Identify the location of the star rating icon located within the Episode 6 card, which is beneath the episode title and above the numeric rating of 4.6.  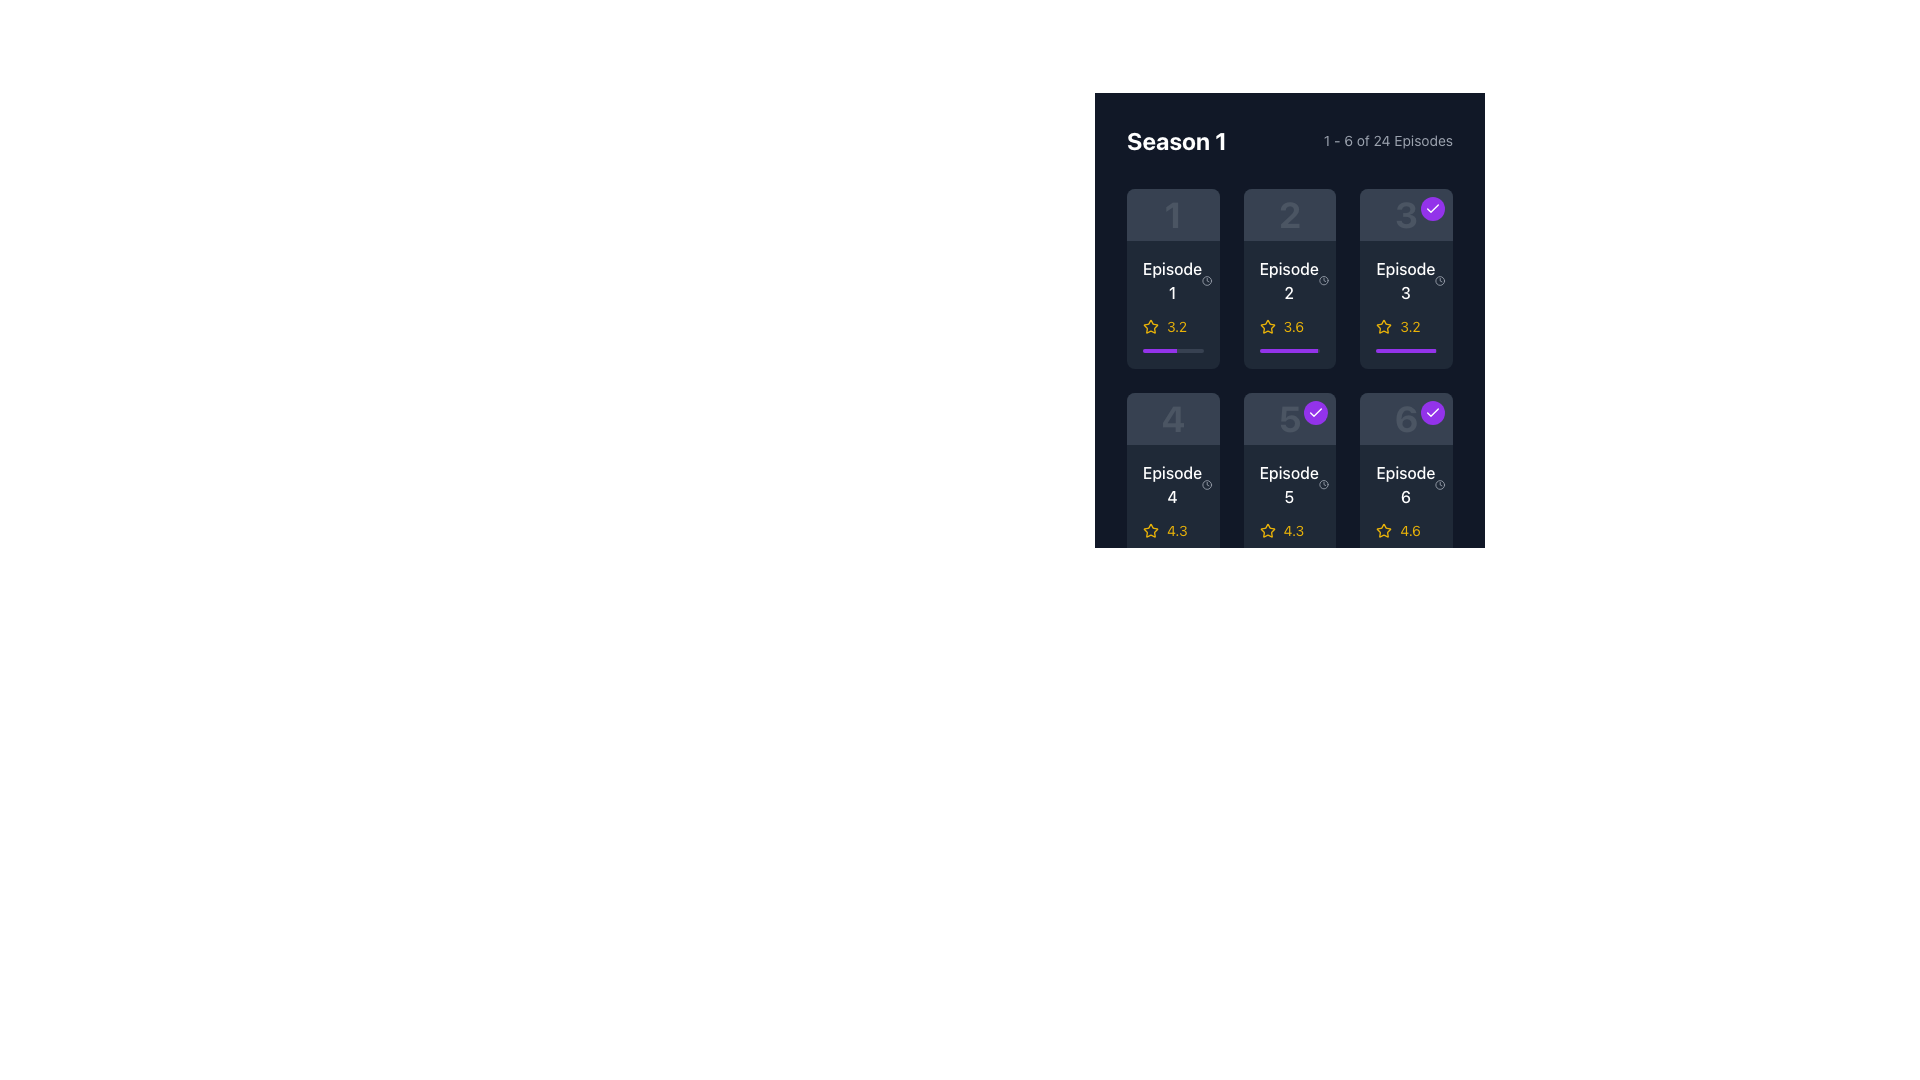
(1383, 529).